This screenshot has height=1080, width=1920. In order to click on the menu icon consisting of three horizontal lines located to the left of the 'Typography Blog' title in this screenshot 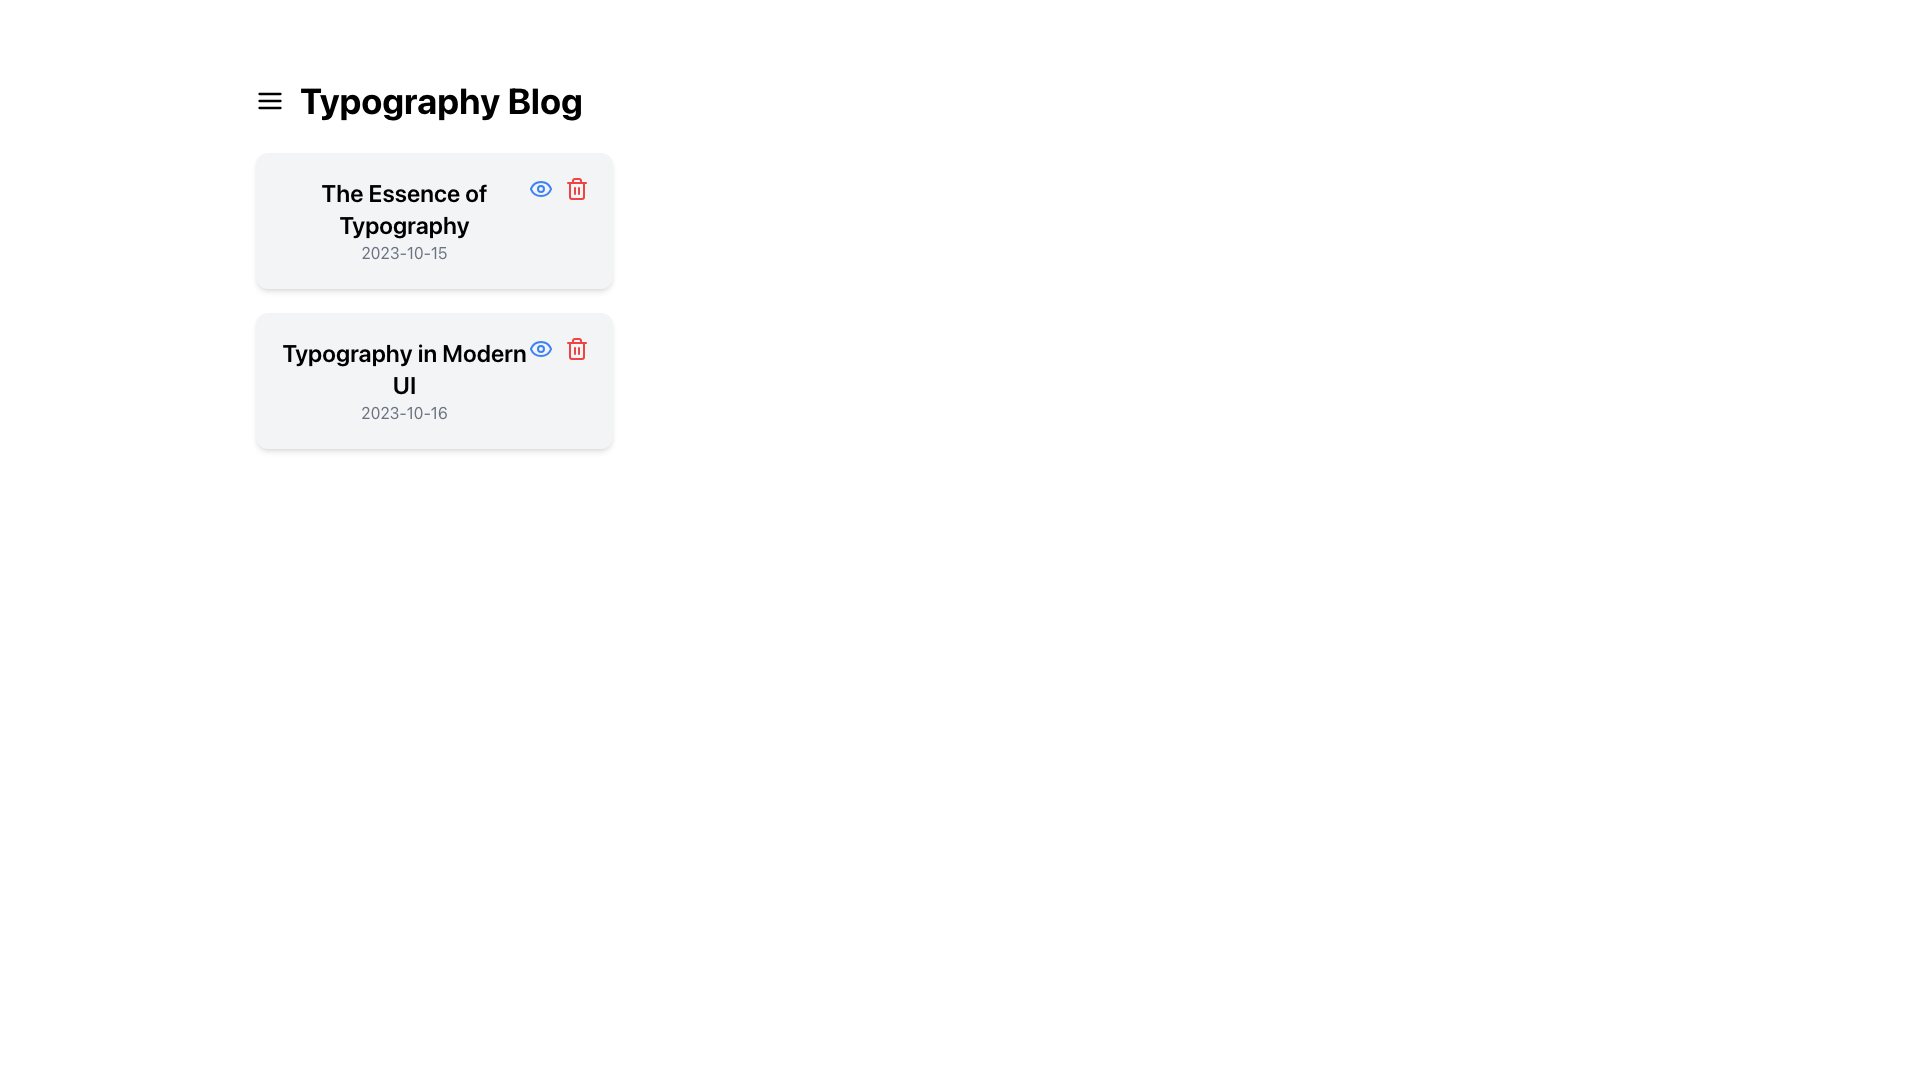, I will do `click(268, 100)`.